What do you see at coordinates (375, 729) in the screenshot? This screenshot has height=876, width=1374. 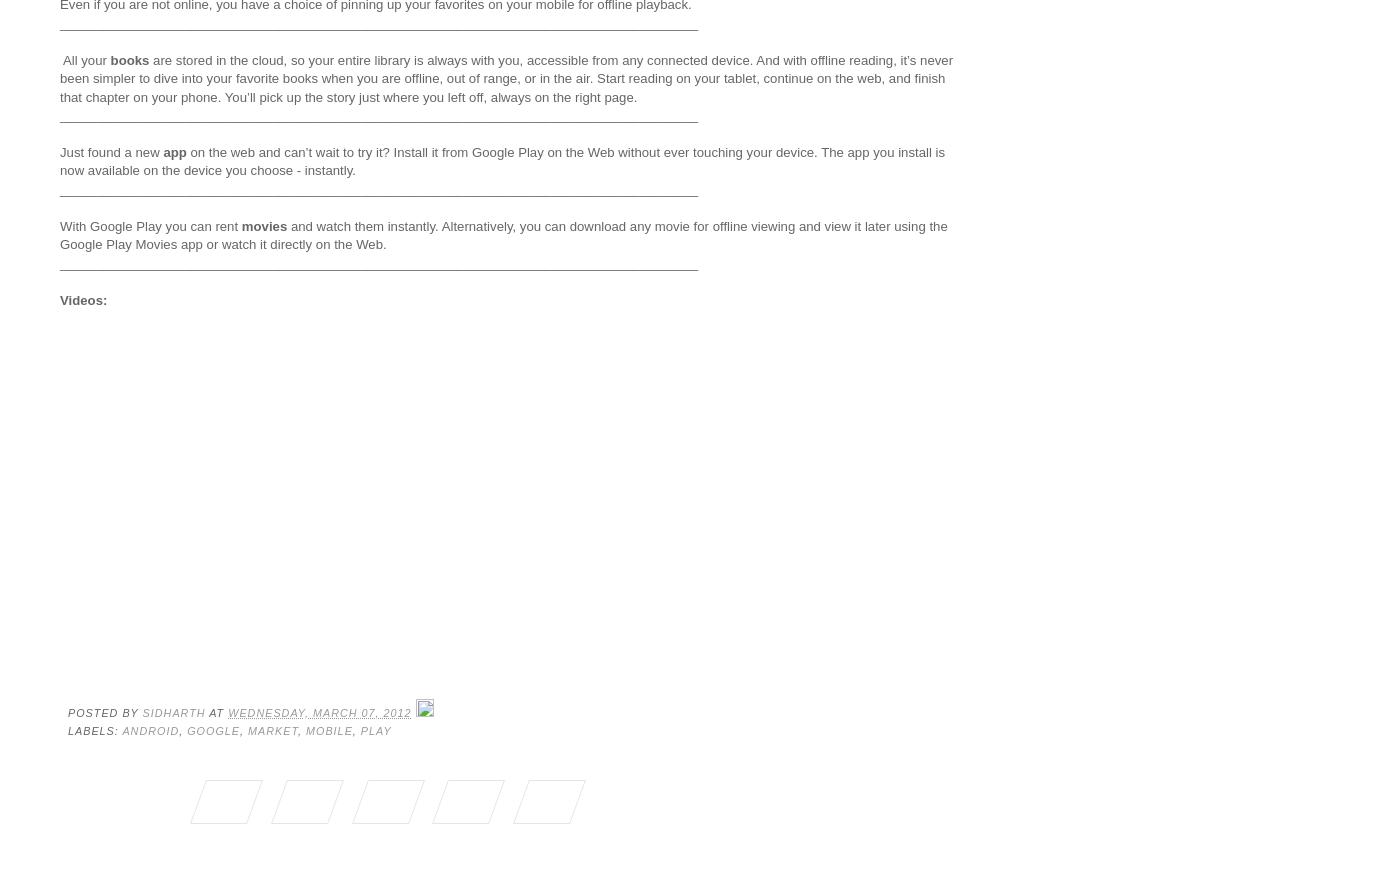 I see `'play'` at bounding box center [375, 729].